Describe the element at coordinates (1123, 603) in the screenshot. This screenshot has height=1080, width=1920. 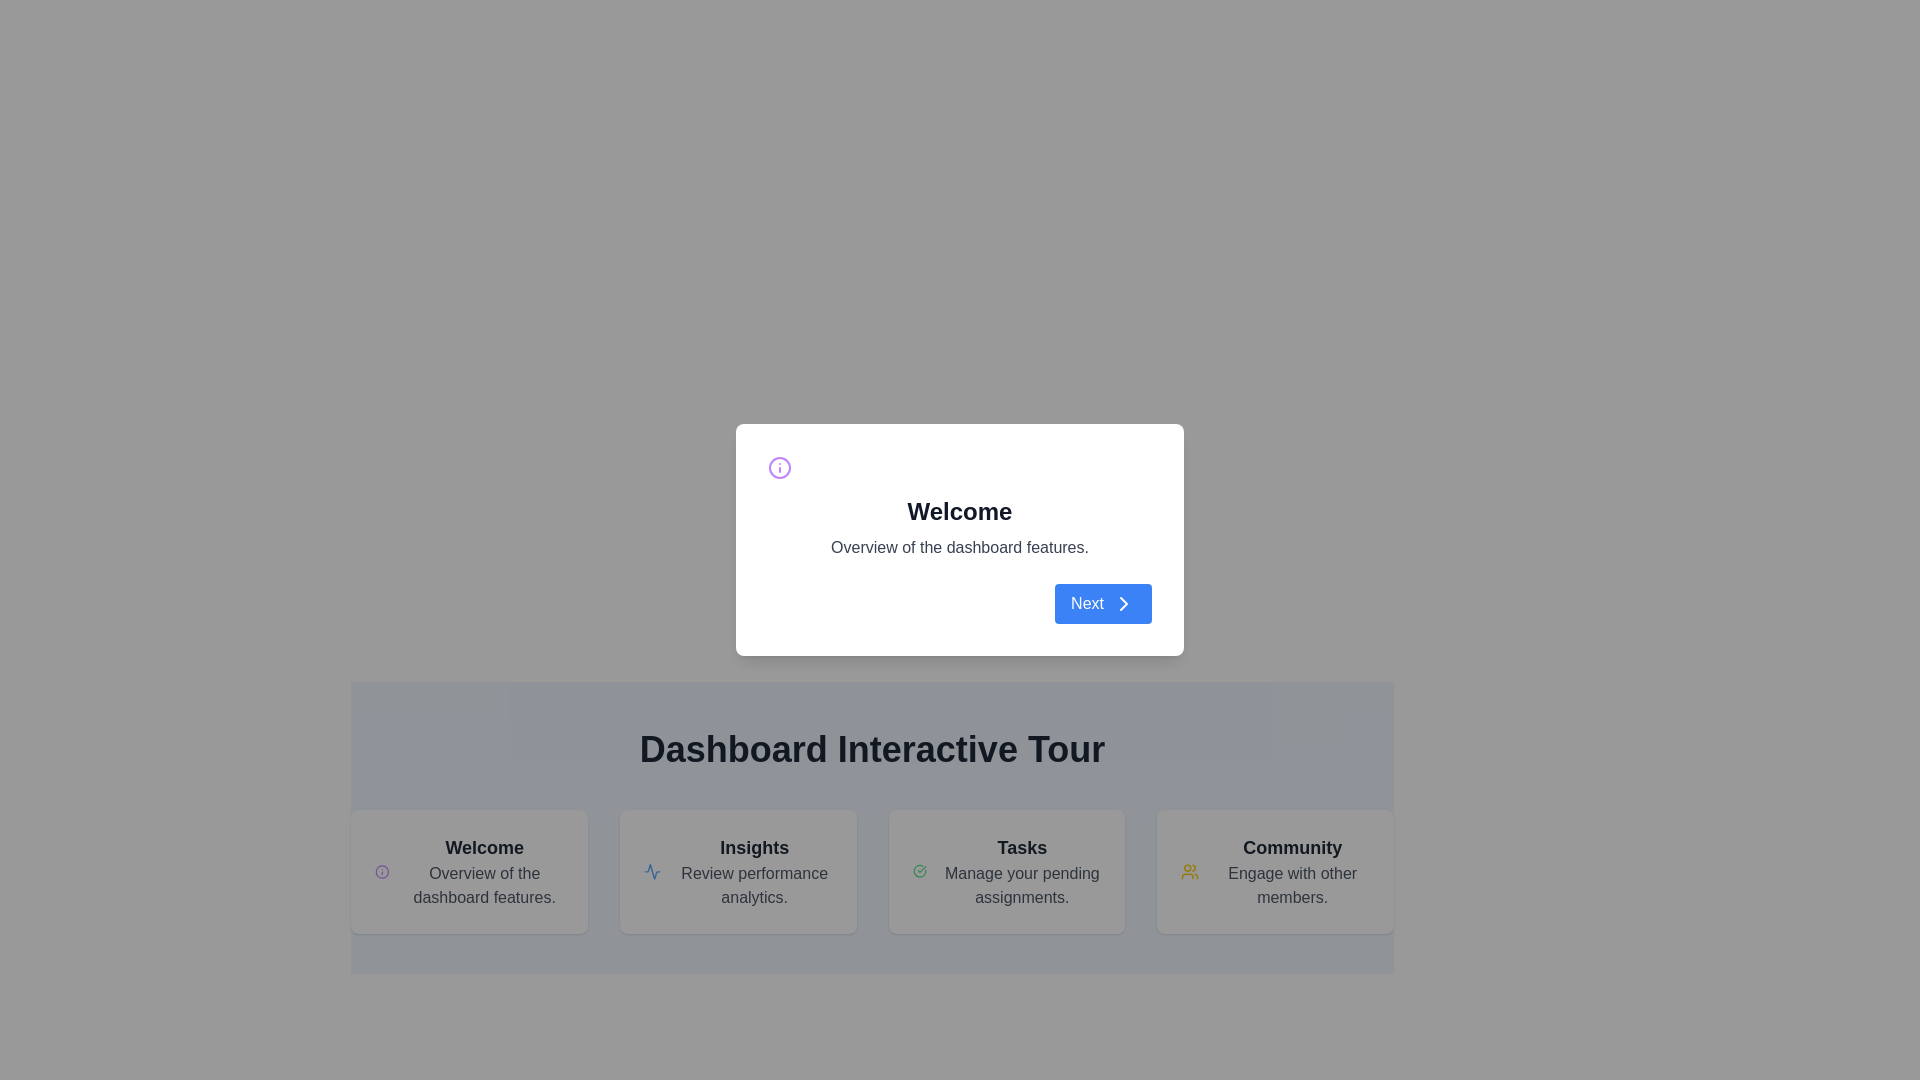
I see `the icon located within the 'Next' button at the bottom-right corner of the modal window to proceed to the next step or page` at that location.